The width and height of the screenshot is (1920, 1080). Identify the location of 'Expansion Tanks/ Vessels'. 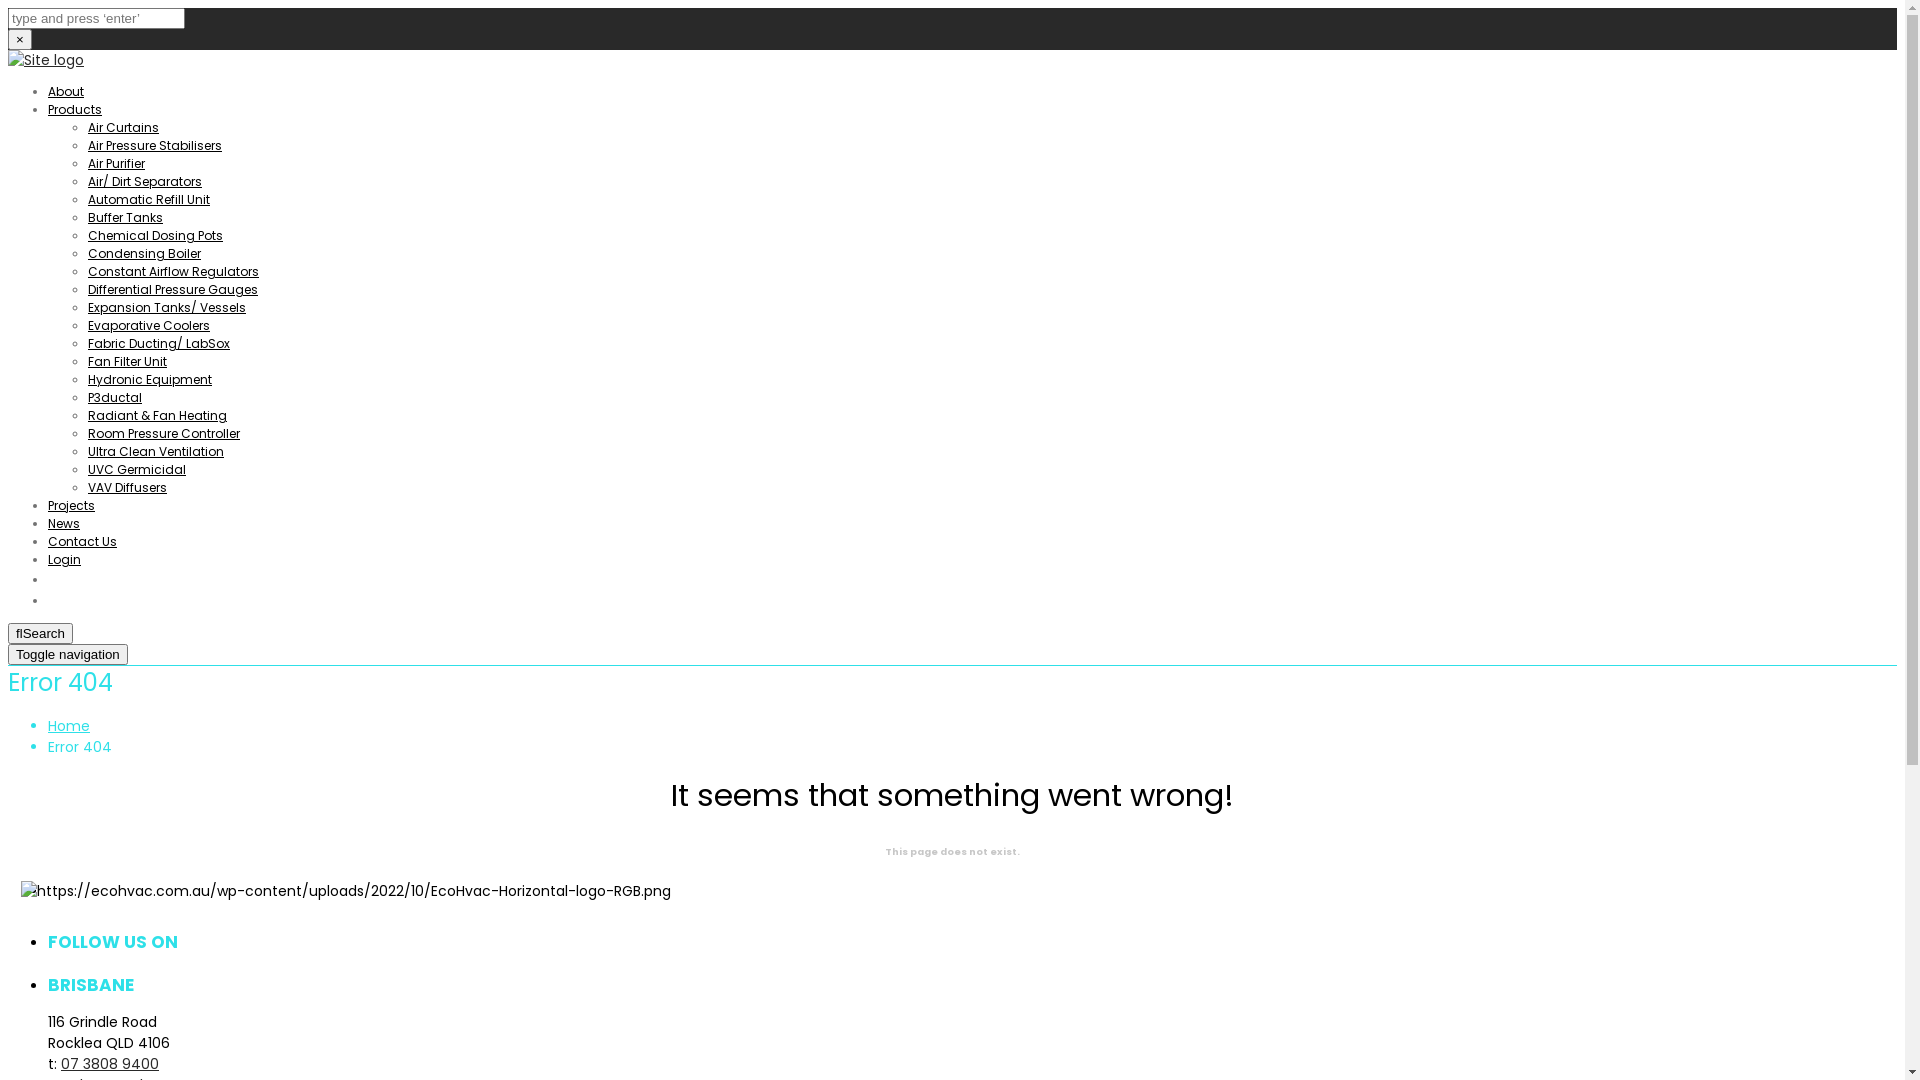
(167, 307).